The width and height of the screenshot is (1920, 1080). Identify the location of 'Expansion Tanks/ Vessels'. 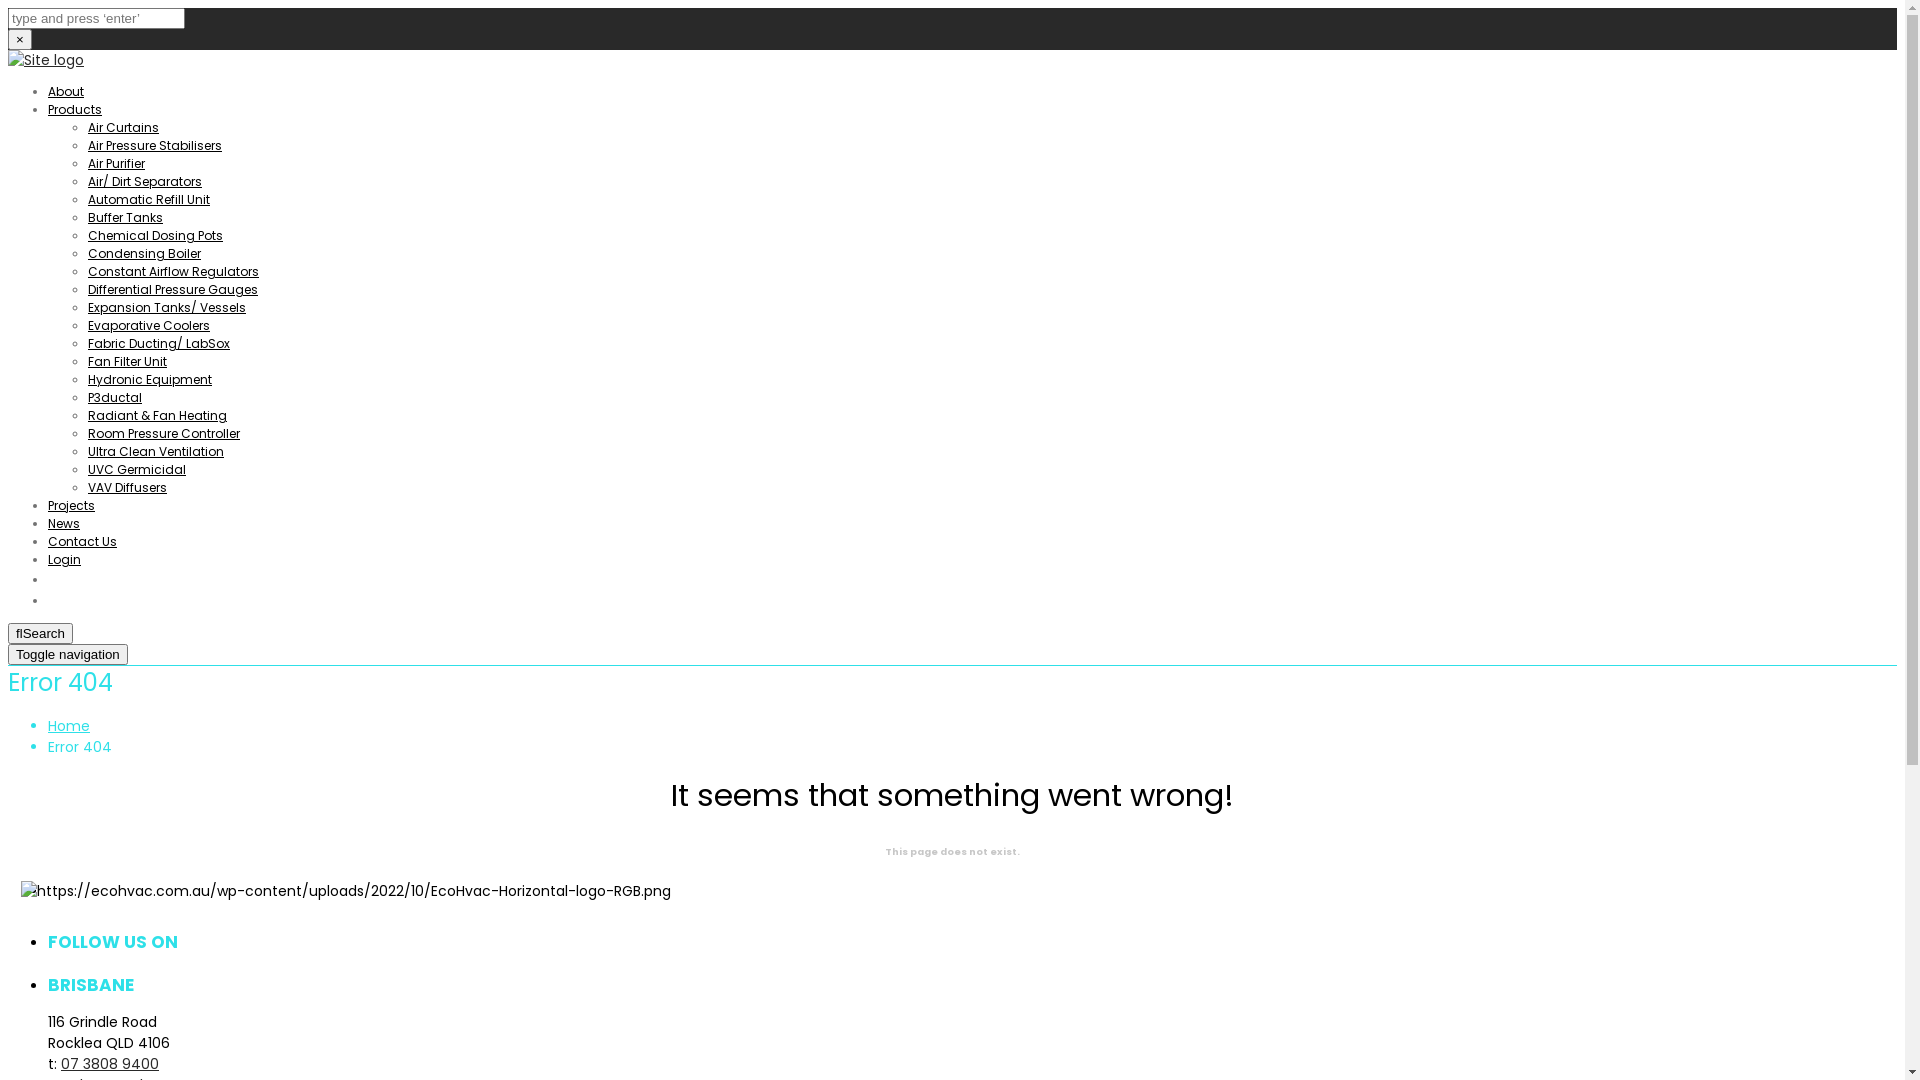
(167, 307).